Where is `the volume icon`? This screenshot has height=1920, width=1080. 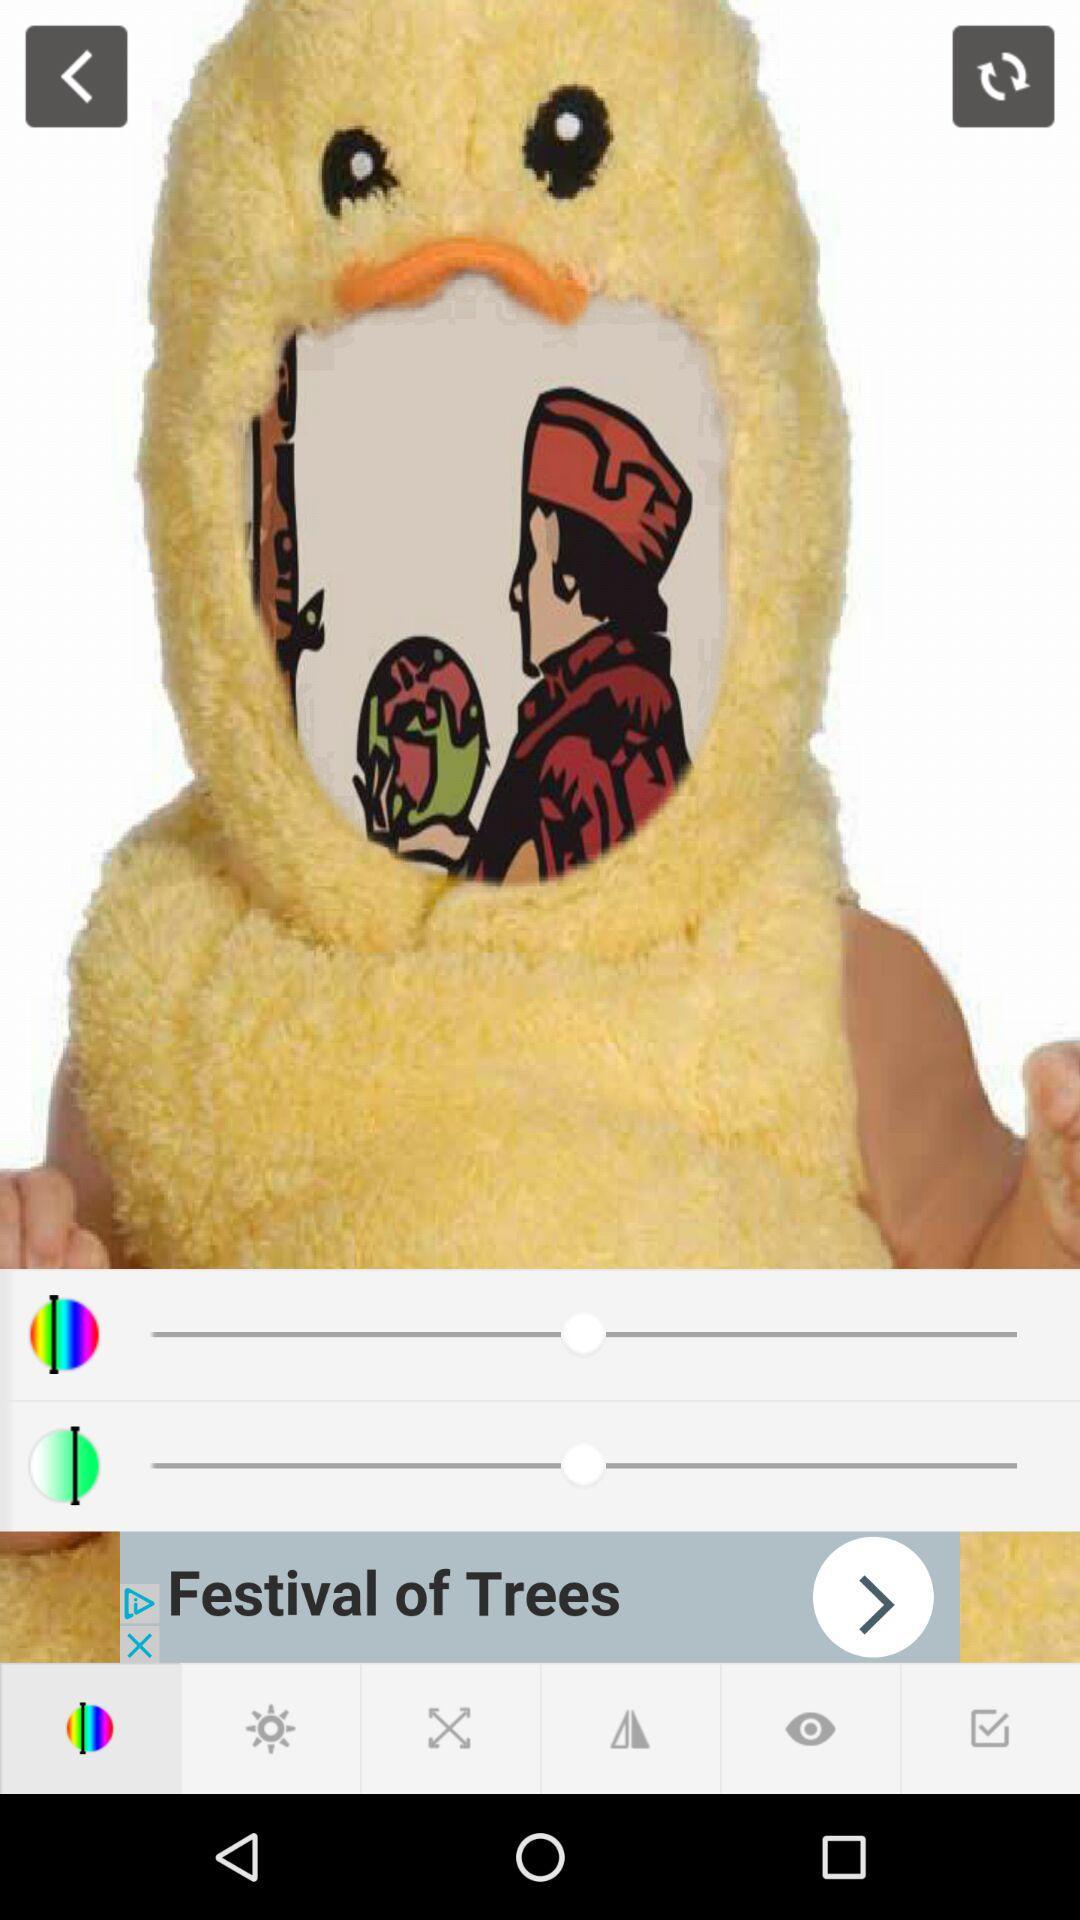 the volume icon is located at coordinates (88, 1727).